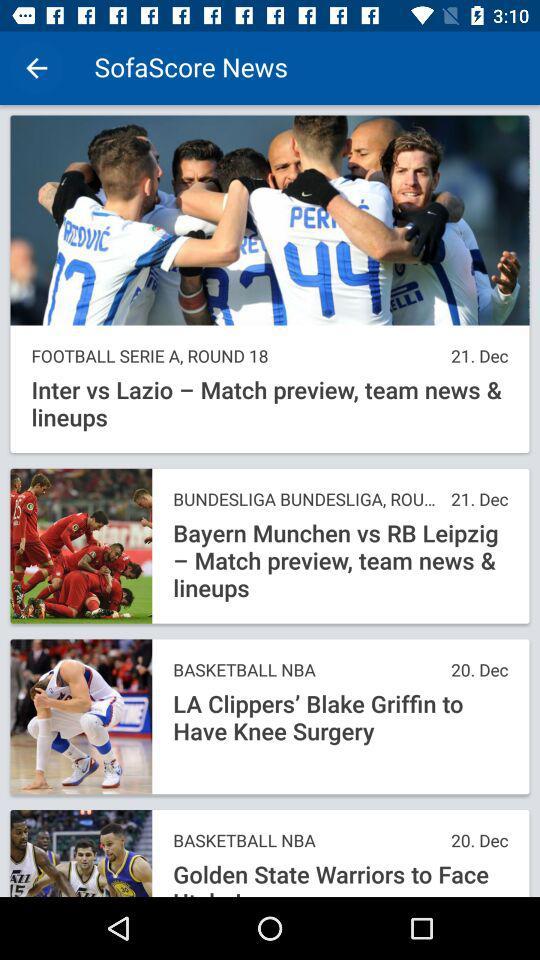  What do you see at coordinates (339, 561) in the screenshot?
I see `the bayern munchen vs icon` at bounding box center [339, 561].